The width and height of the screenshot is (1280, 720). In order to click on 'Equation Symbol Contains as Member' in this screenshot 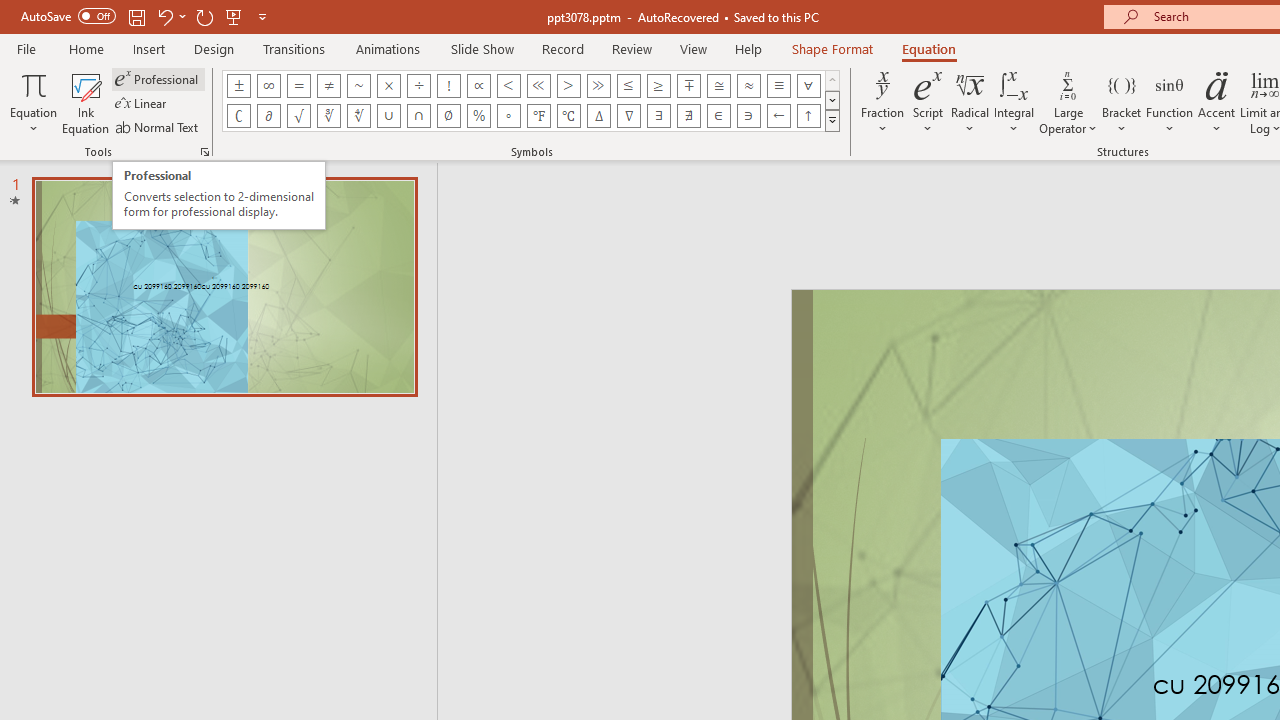, I will do `click(747, 115)`.